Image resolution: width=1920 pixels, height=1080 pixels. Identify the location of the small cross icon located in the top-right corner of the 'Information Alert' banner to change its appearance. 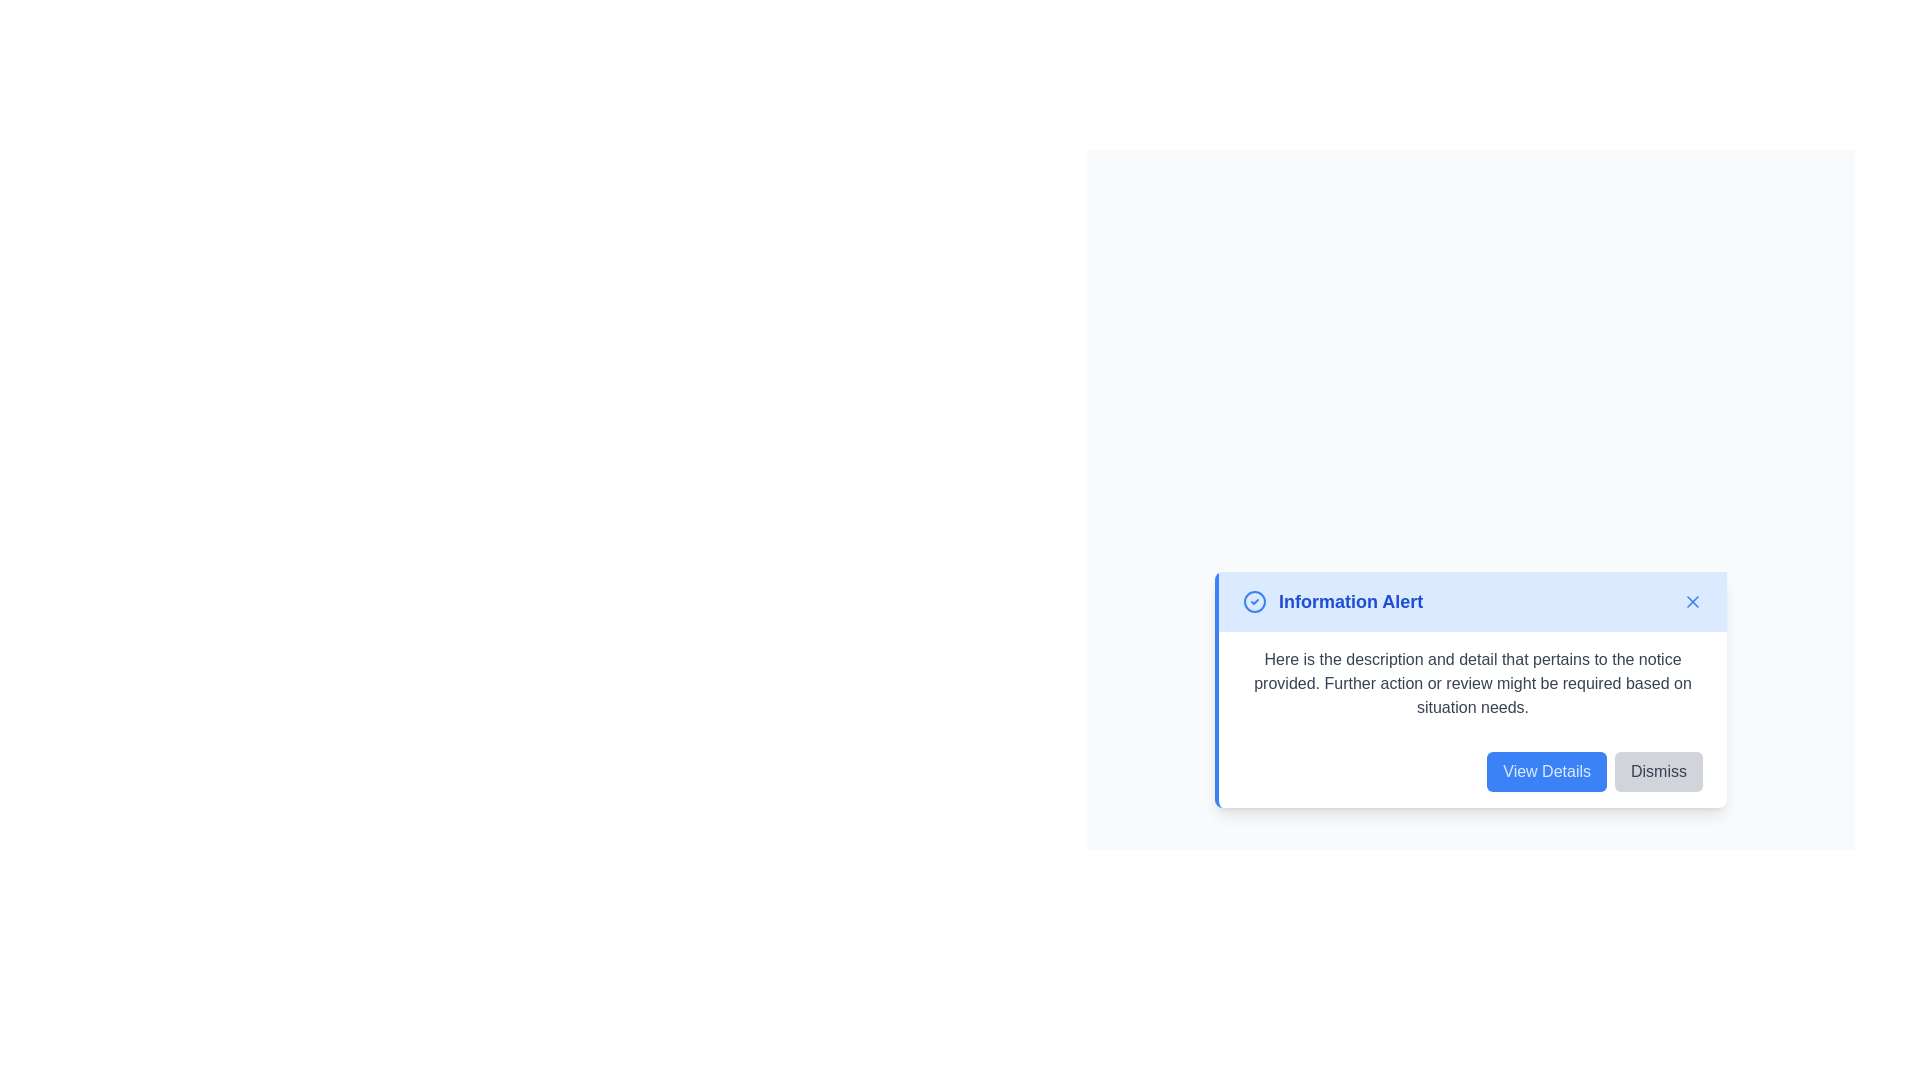
(1692, 600).